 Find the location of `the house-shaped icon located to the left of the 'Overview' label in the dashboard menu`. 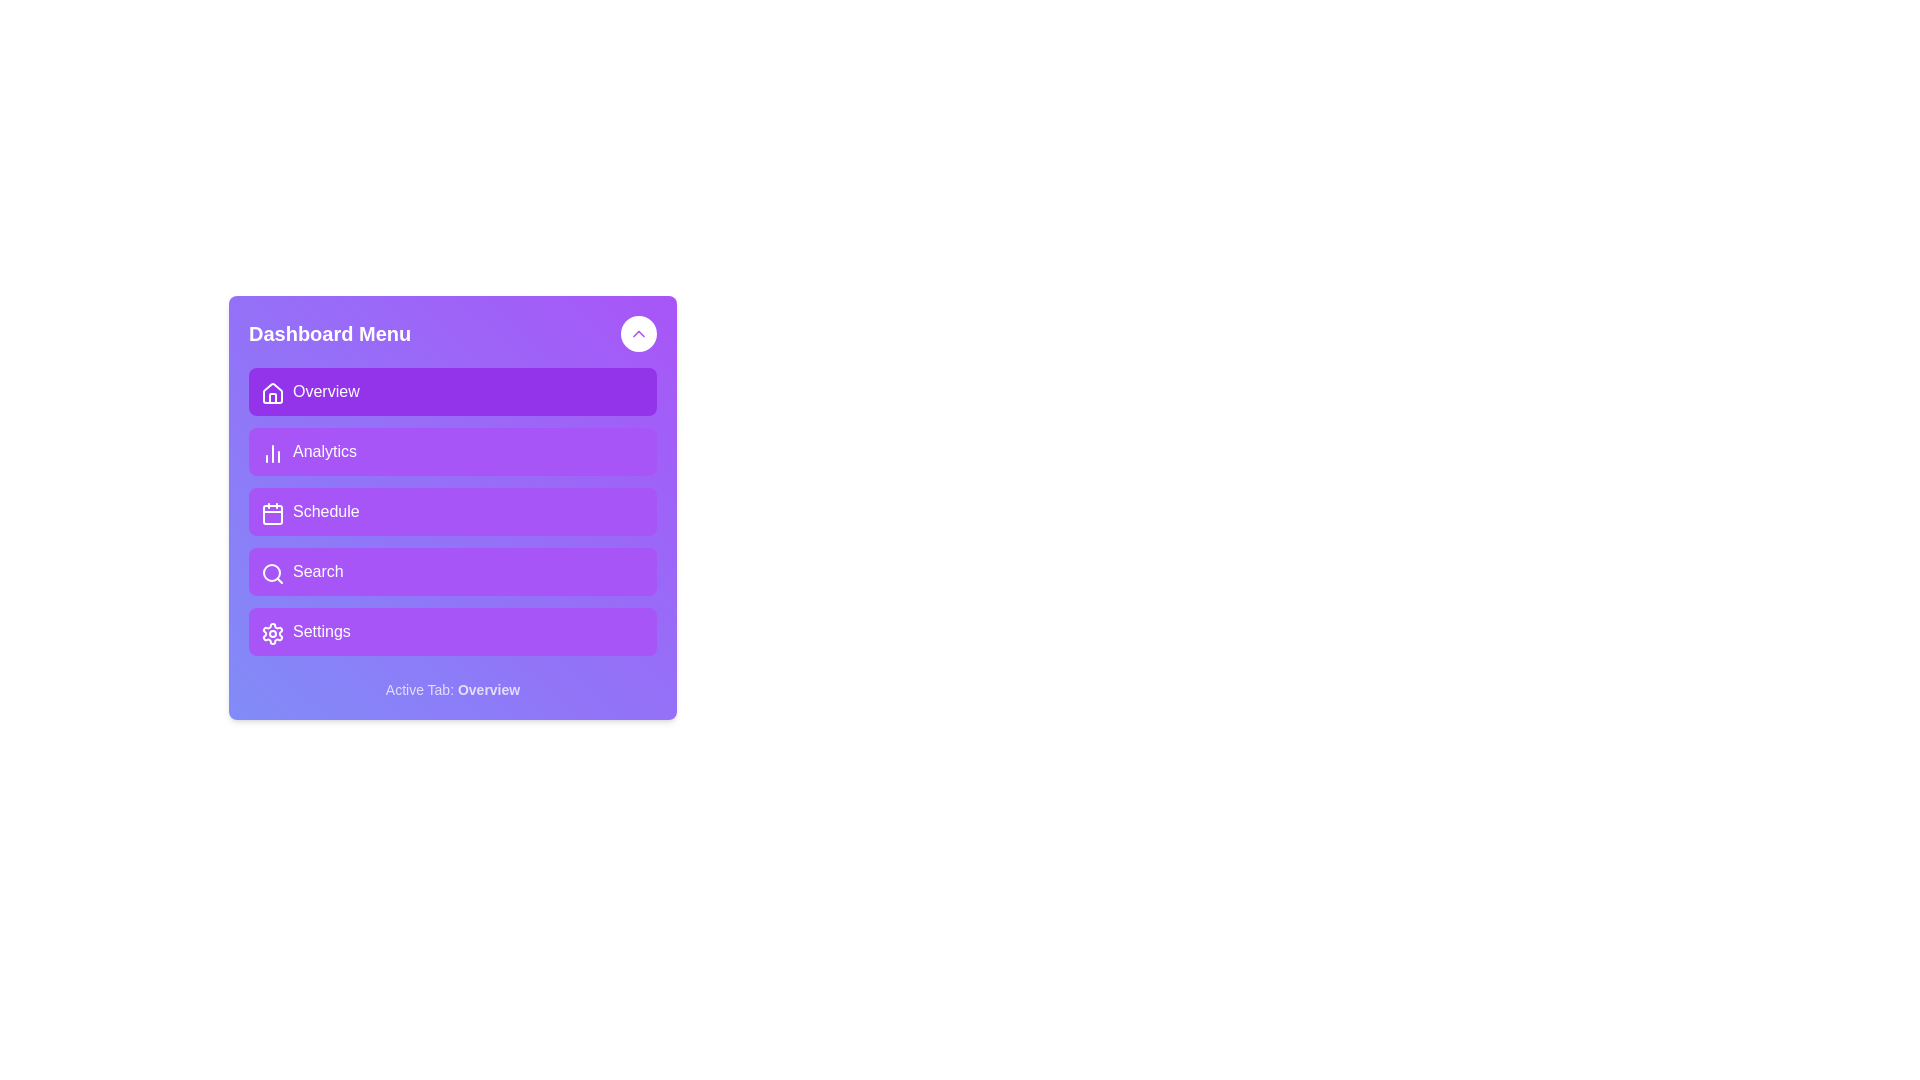

the house-shaped icon located to the left of the 'Overview' label in the dashboard menu is located at coordinates (272, 393).